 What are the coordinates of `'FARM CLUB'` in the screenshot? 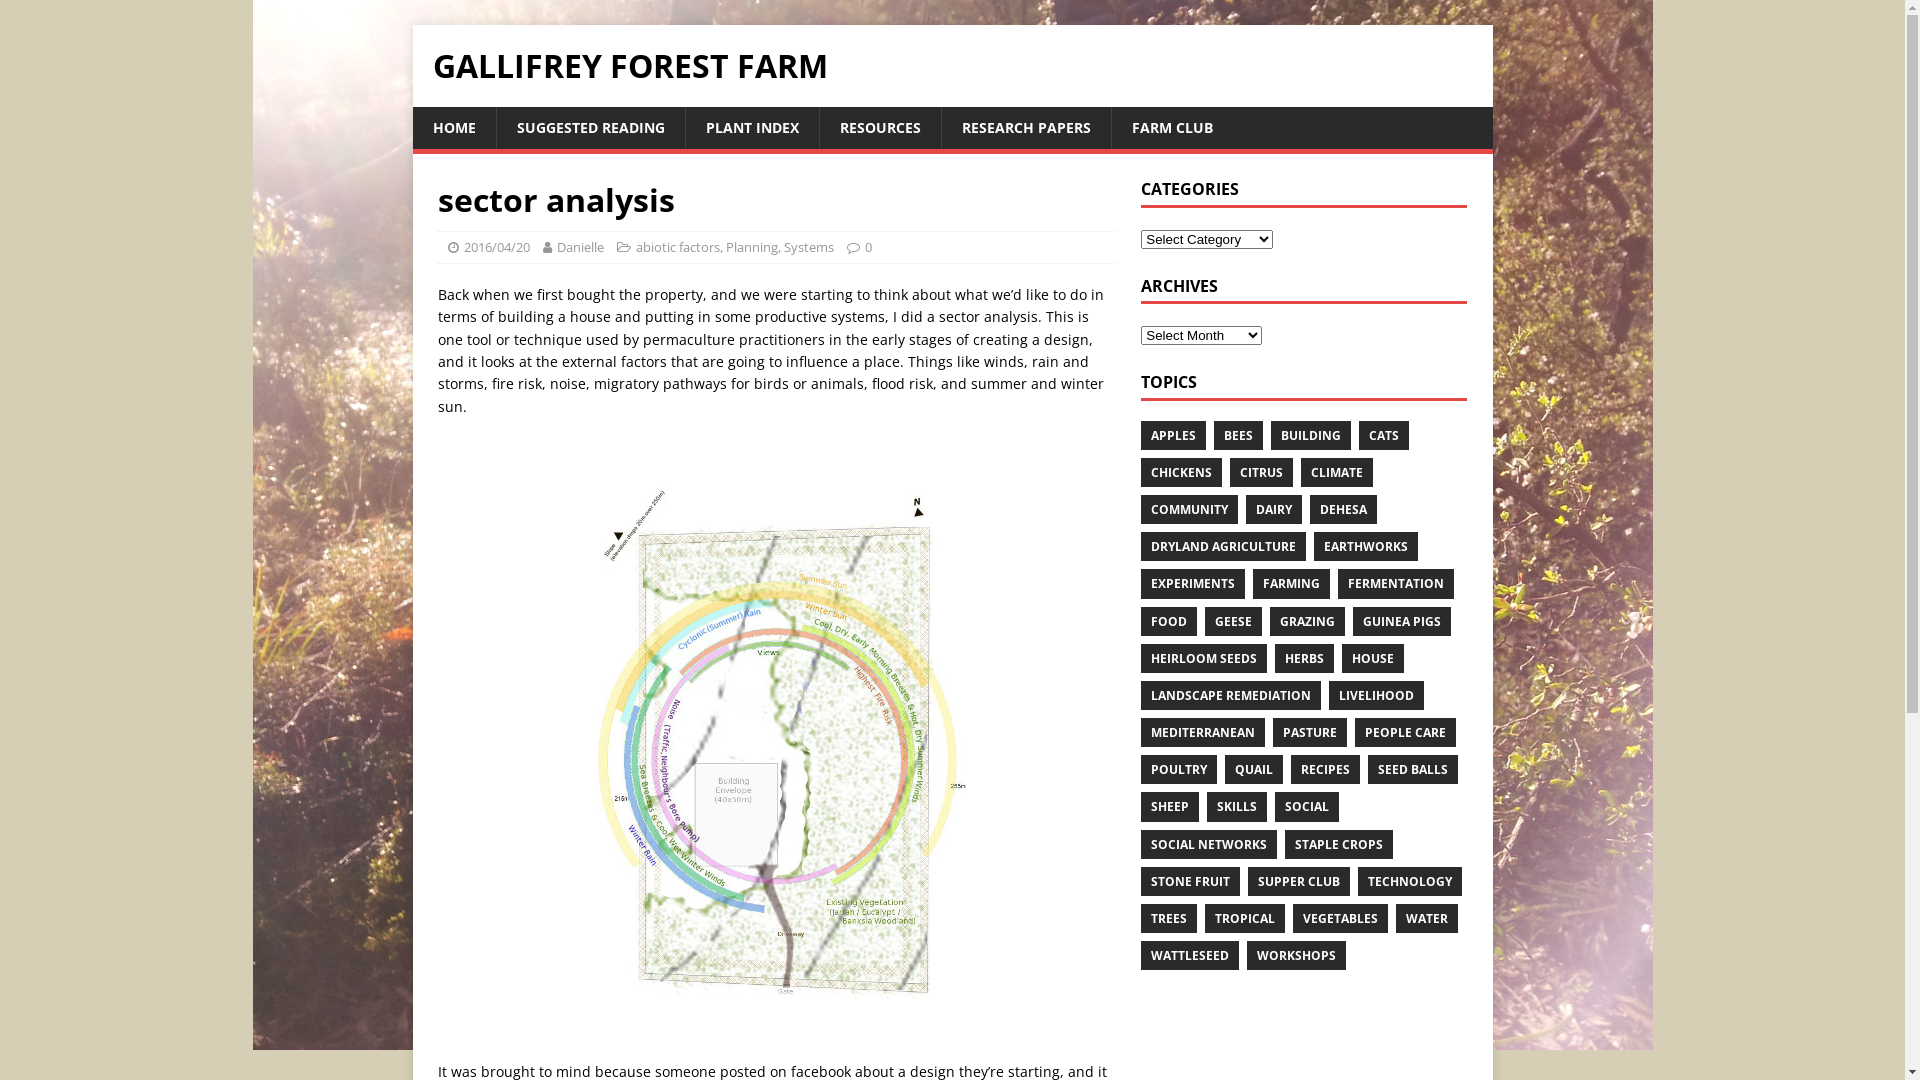 It's located at (1171, 127).